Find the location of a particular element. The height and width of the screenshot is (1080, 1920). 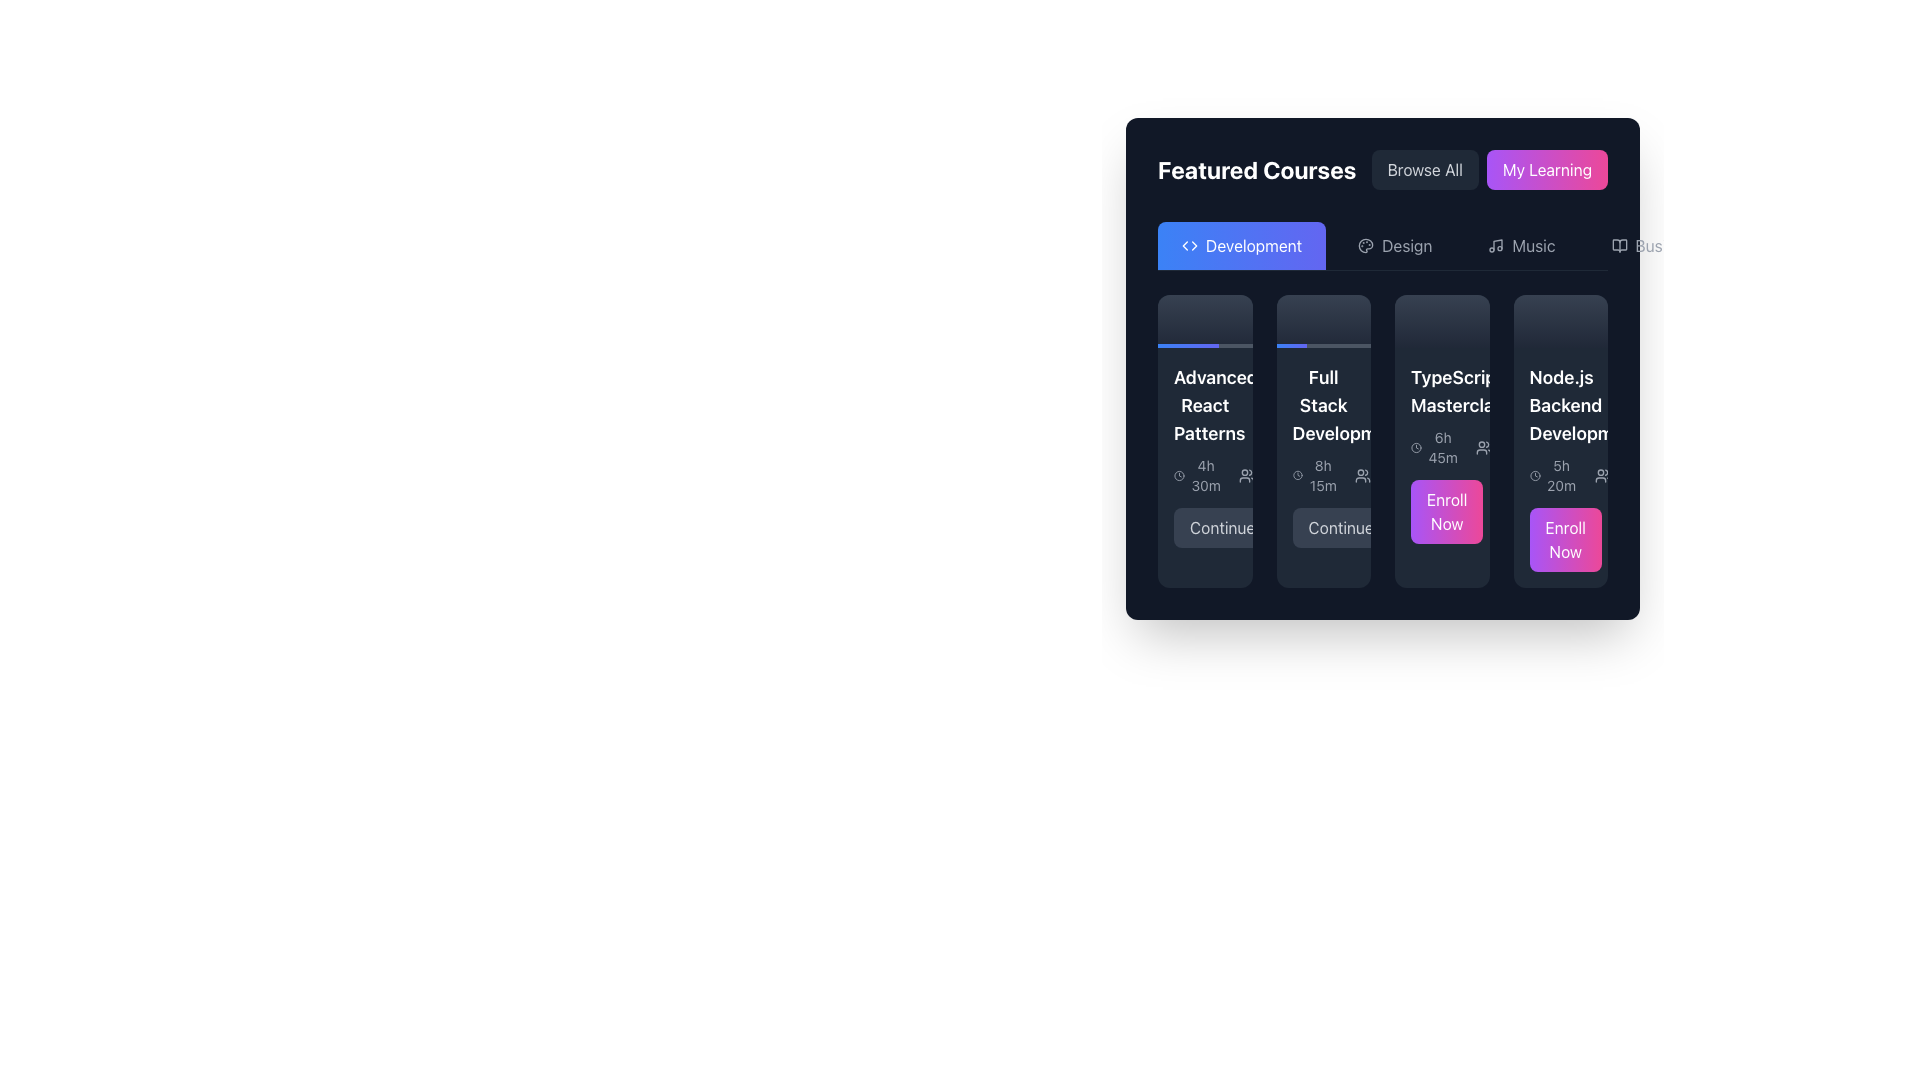

the 'Enroll Now' button, which is a rectangular button with rounded corners, featuring a gradient from purple to pink and bold white text, located under the 'TypeScript Masterclass' course card in the 'Featured Courses' section is located at coordinates (1447, 511).